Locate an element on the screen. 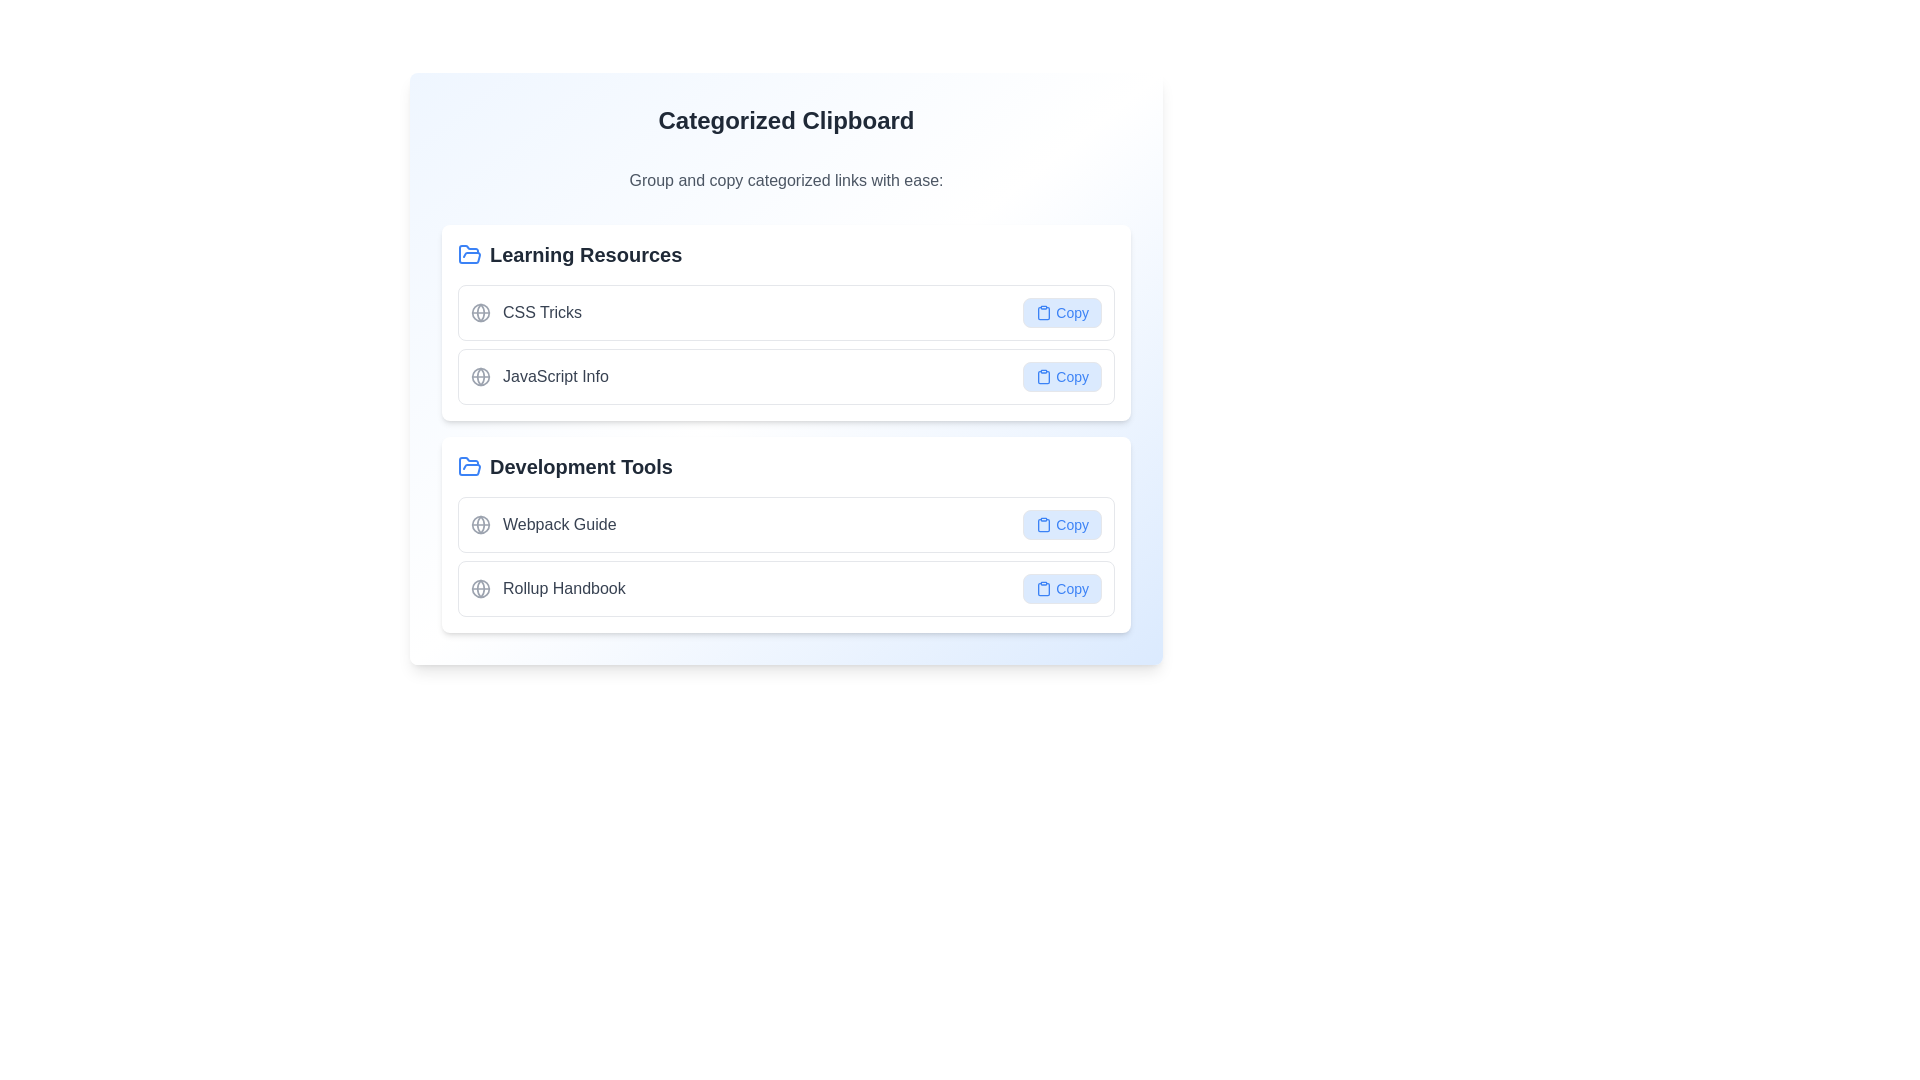 The width and height of the screenshot is (1920, 1080). the 'Webpack Guide' text hyperlink located in the 'Development Tools' section, which is positioned directly under the 'Development Tools' label and above the 'Rollup Handbook' entry is located at coordinates (559, 523).